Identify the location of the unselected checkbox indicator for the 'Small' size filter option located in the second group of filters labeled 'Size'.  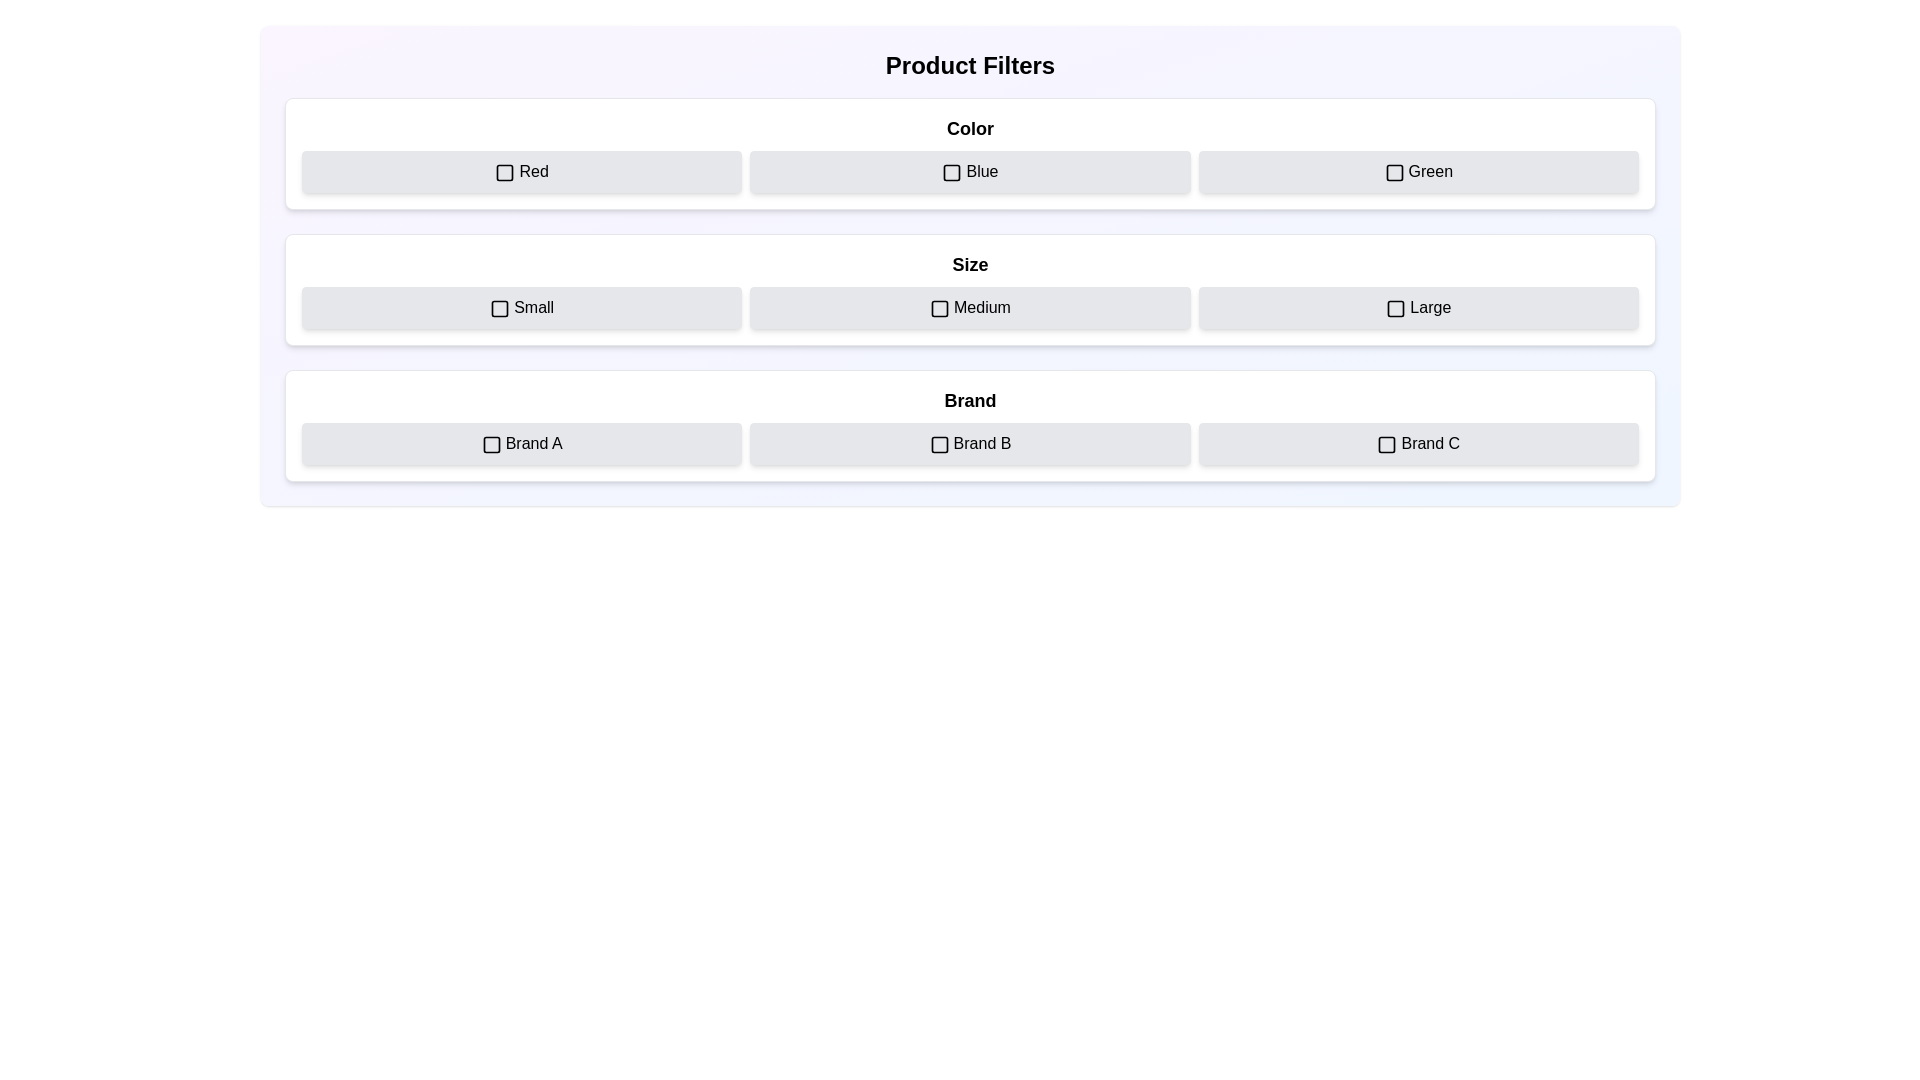
(500, 308).